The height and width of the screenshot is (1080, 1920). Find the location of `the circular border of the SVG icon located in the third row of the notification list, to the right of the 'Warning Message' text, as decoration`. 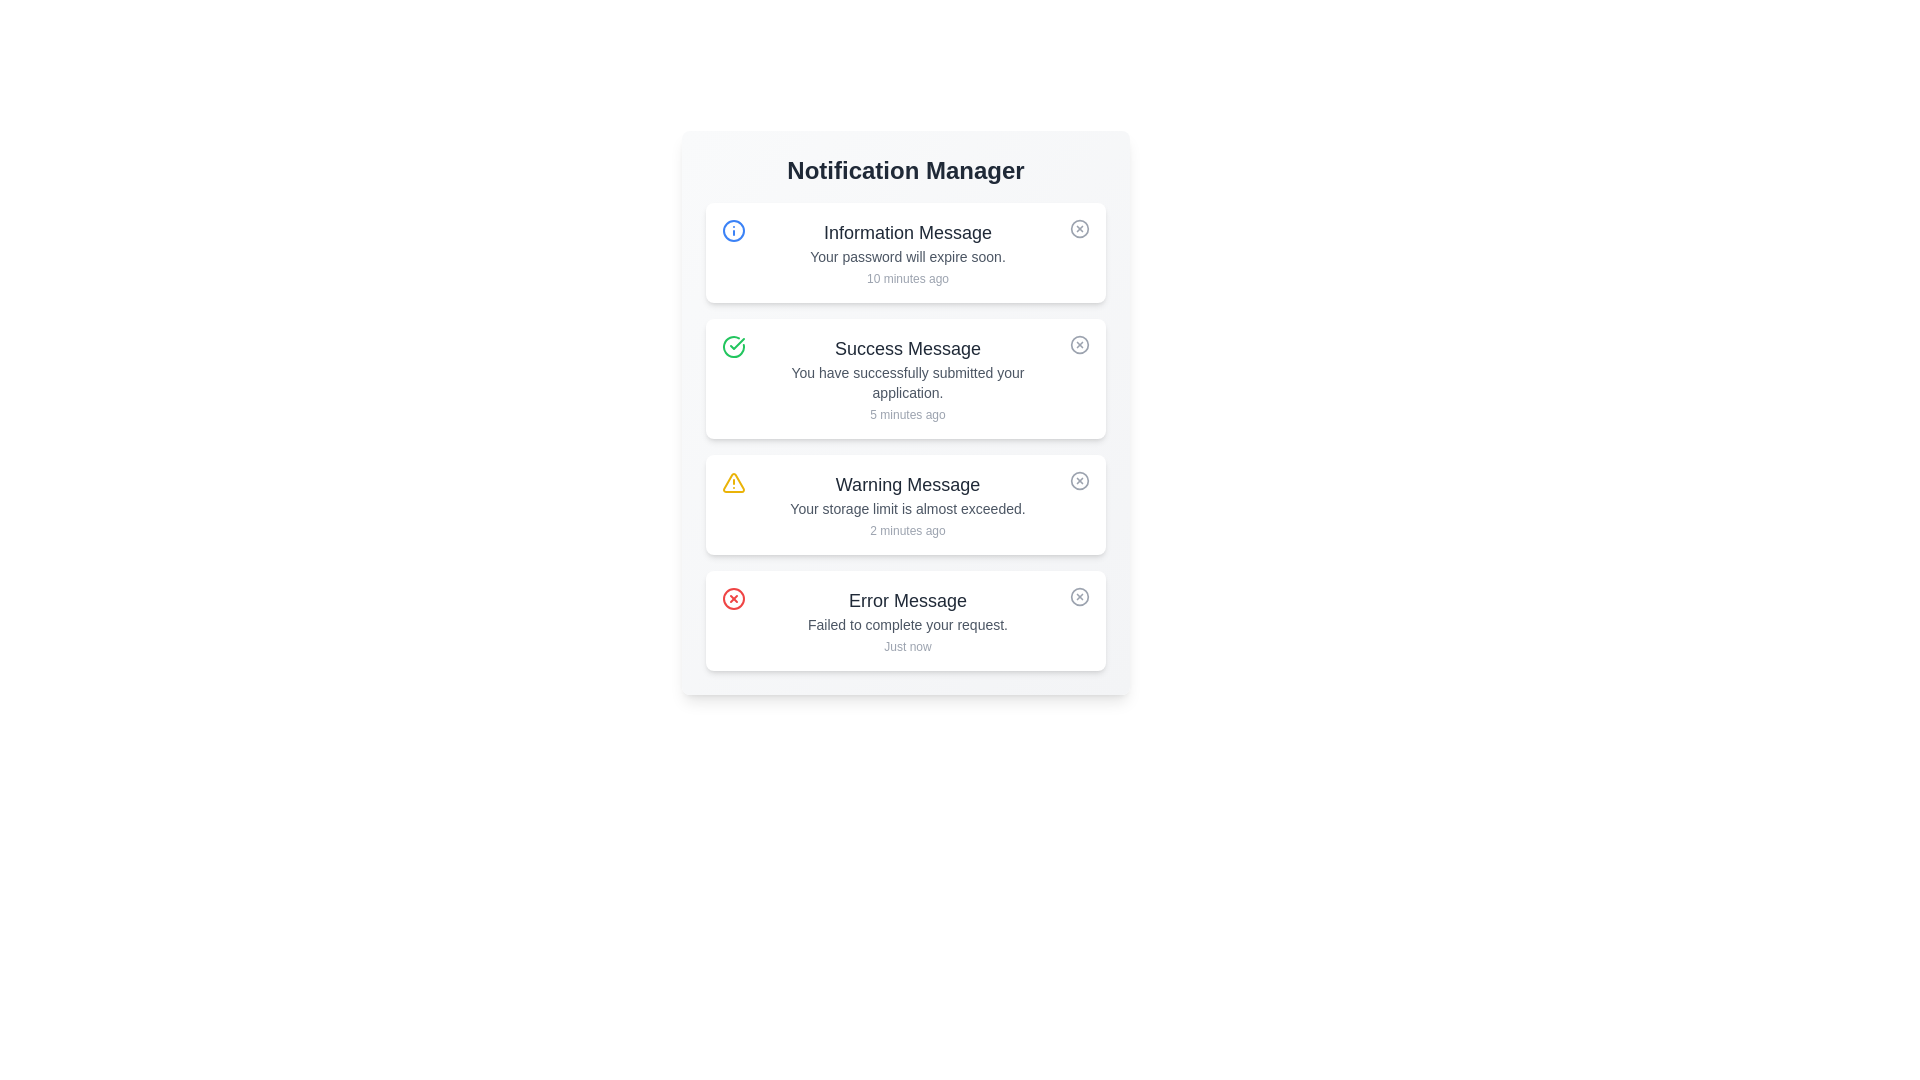

the circular border of the SVG icon located in the third row of the notification list, to the right of the 'Warning Message' text, as decoration is located at coordinates (1079, 481).